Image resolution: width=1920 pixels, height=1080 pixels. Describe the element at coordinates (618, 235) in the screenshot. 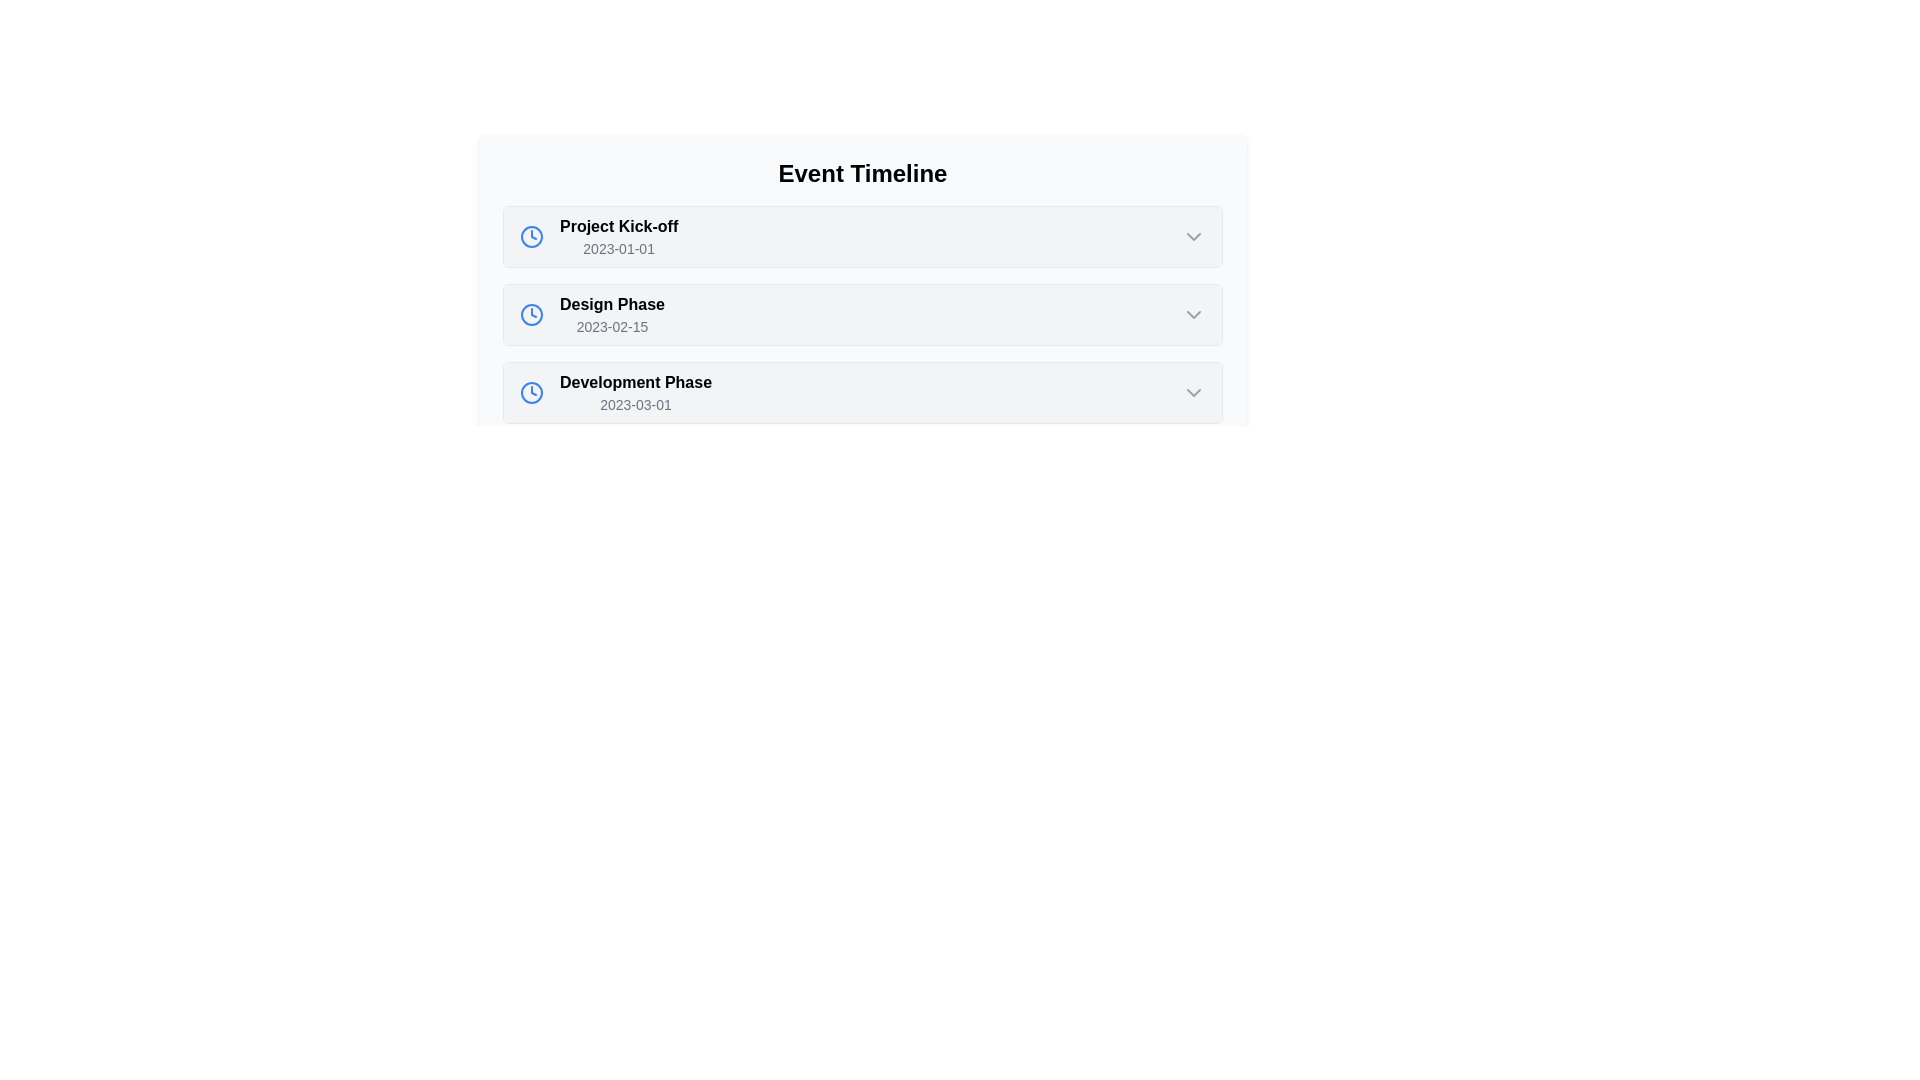

I see `the 'Project Kick-off' text block, which is the first item in the event timeline list under the 'Event Timeline' heading` at that location.